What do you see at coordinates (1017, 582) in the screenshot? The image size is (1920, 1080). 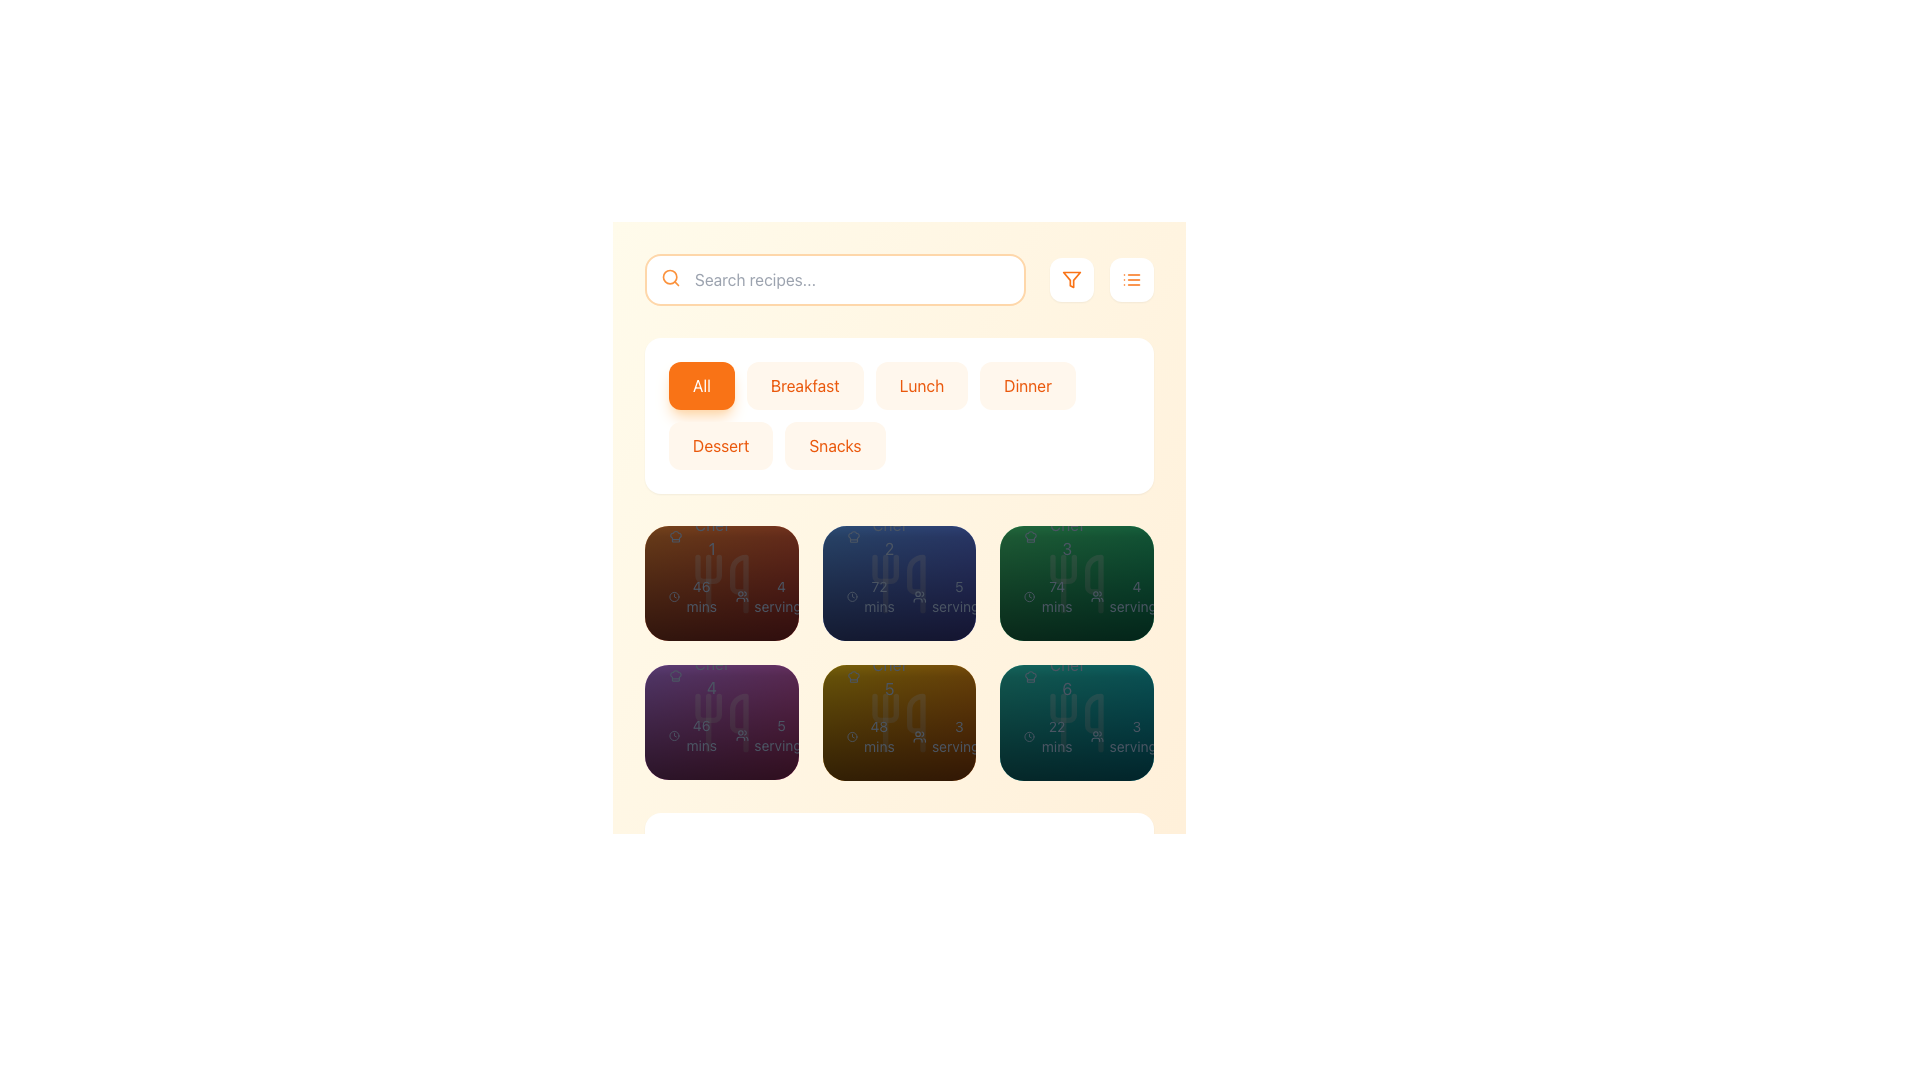 I see `the circular favorite or like button located at the bottom-right corner of the green card` at bounding box center [1017, 582].